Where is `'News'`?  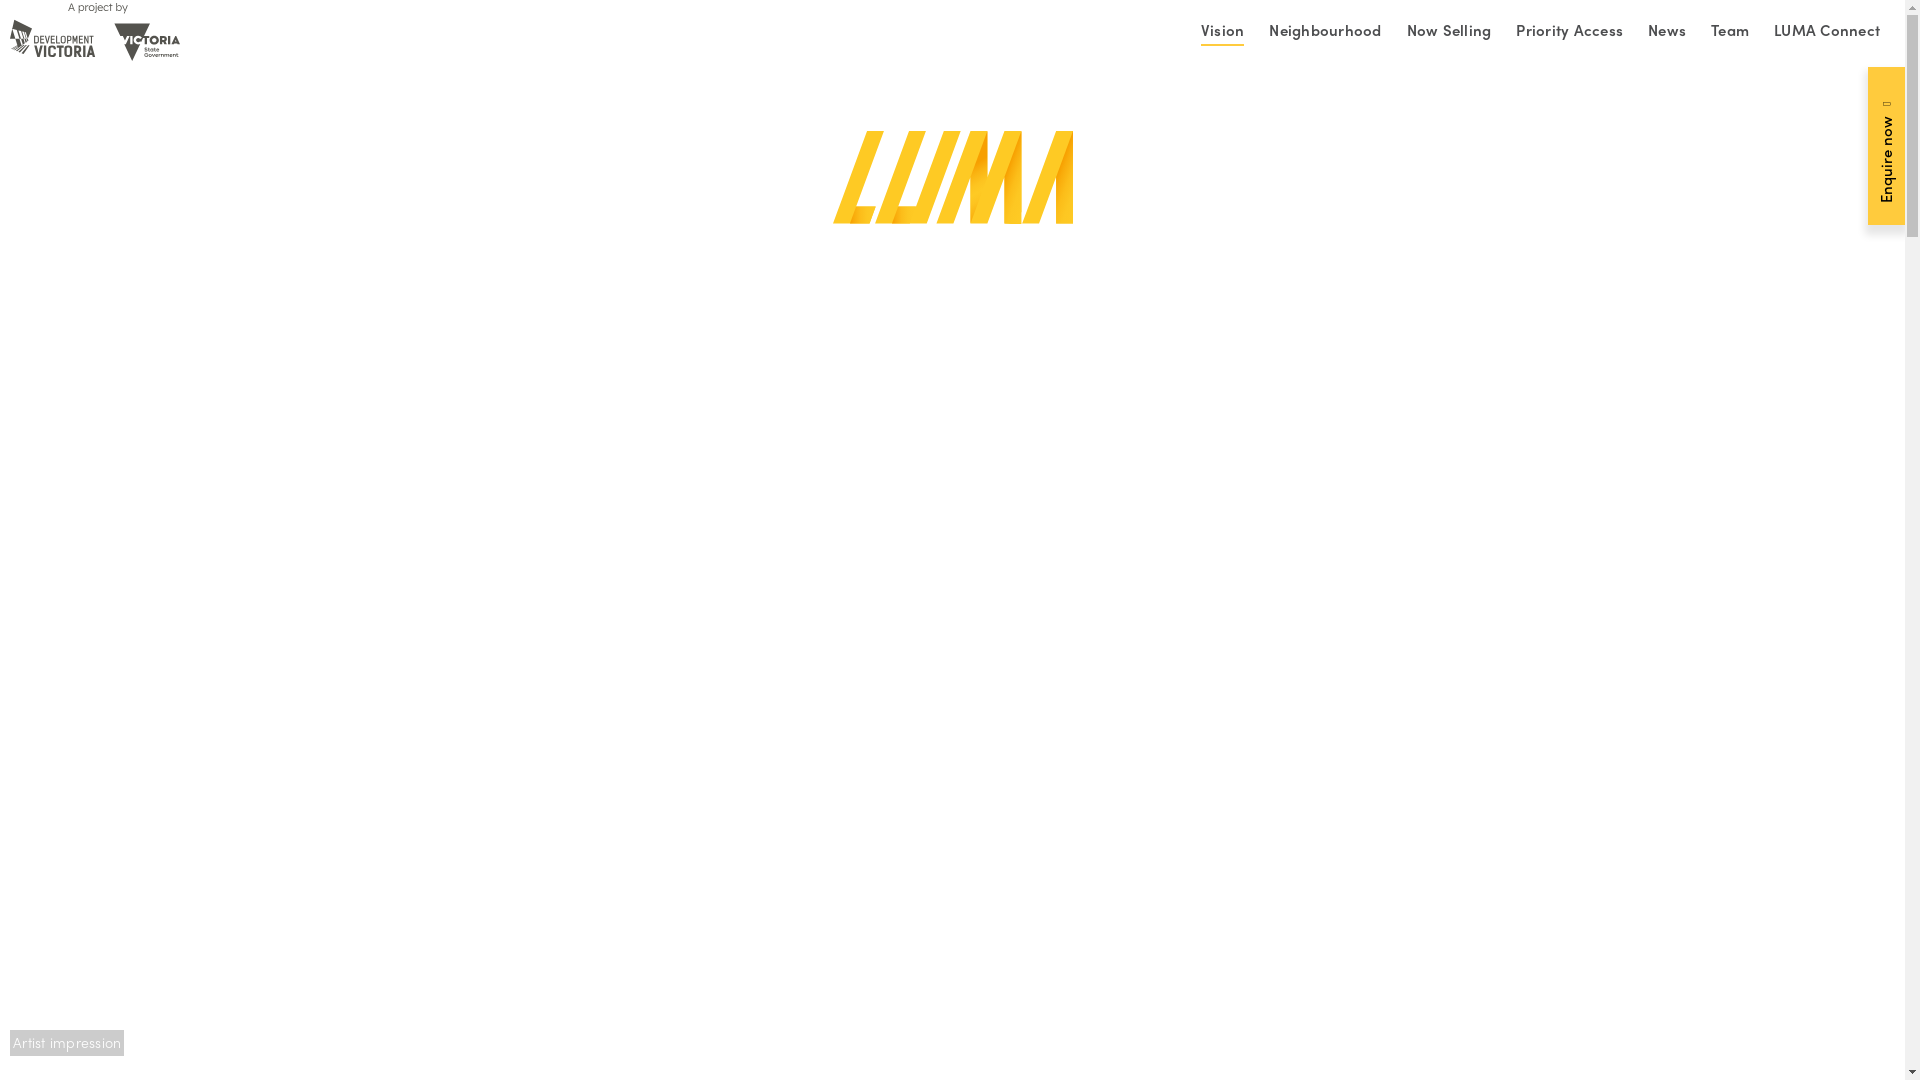 'News' is located at coordinates (1666, 33).